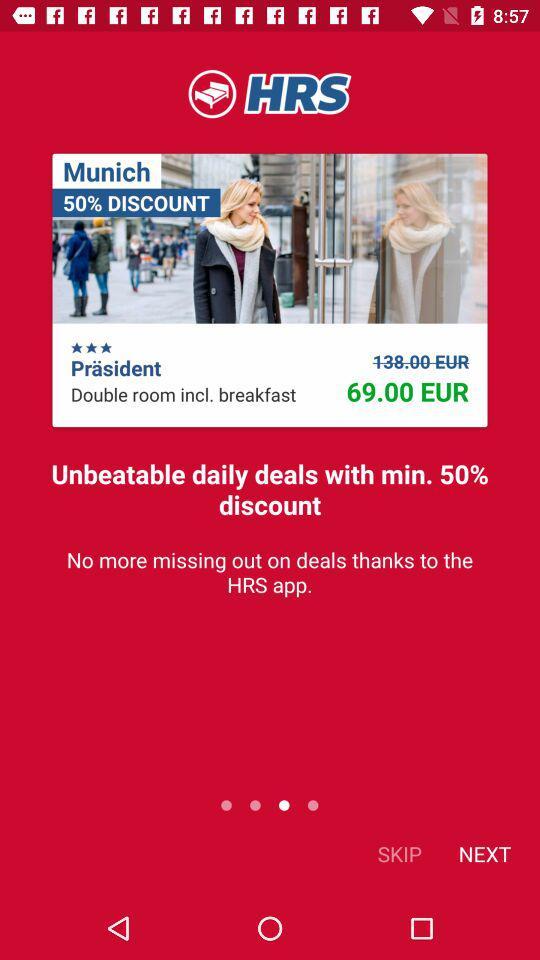 The width and height of the screenshot is (540, 960). Describe the element at coordinates (483, 852) in the screenshot. I see `item to the right of the skip` at that location.